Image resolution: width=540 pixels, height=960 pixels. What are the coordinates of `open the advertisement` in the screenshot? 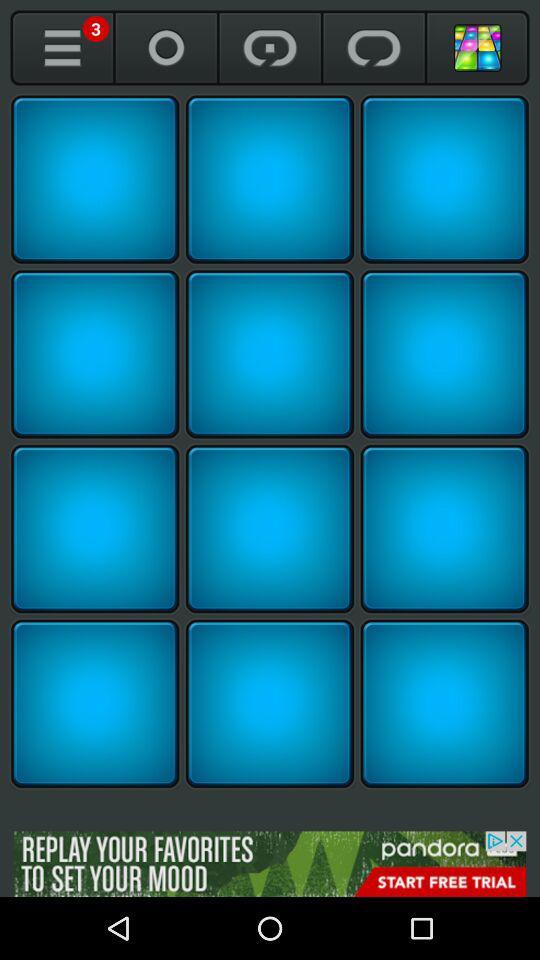 It's located at (270, 863).